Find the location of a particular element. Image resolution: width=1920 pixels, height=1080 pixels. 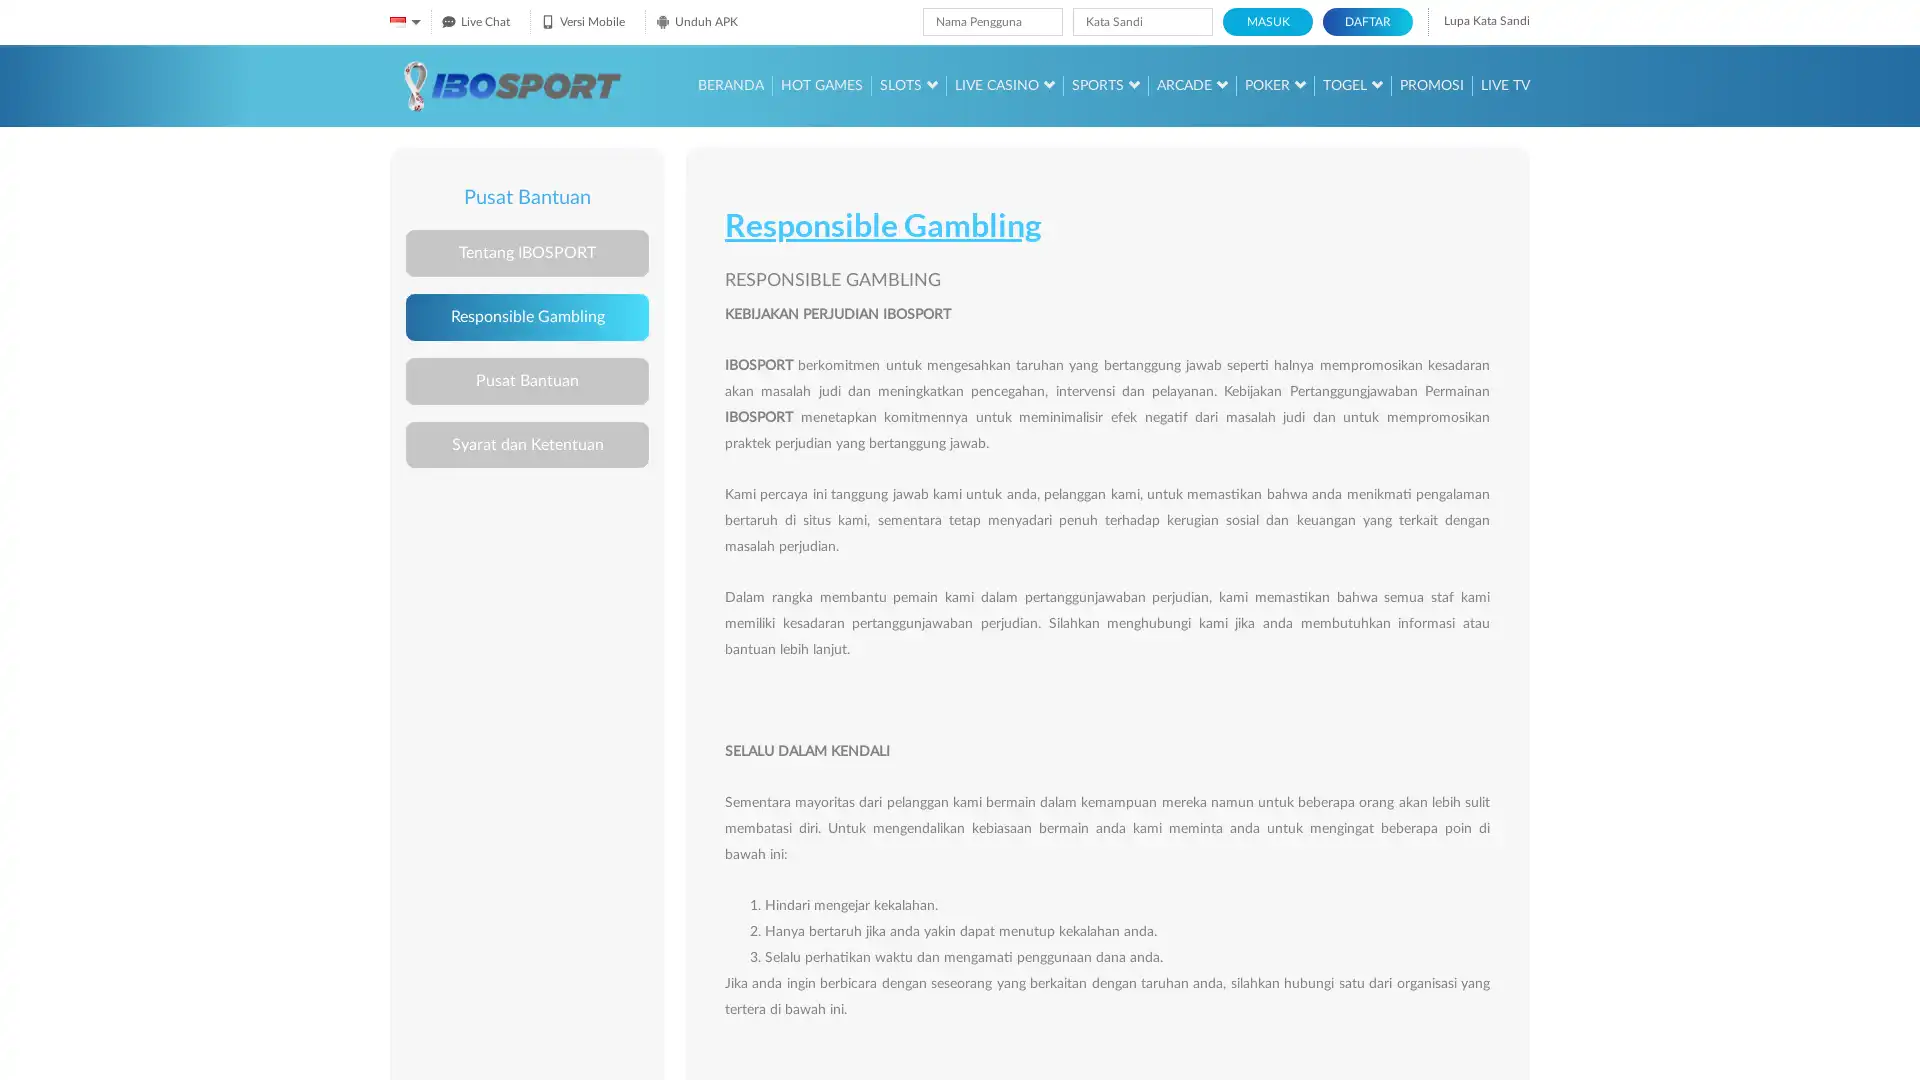

Masuk is located at coordinates (1266, 22).